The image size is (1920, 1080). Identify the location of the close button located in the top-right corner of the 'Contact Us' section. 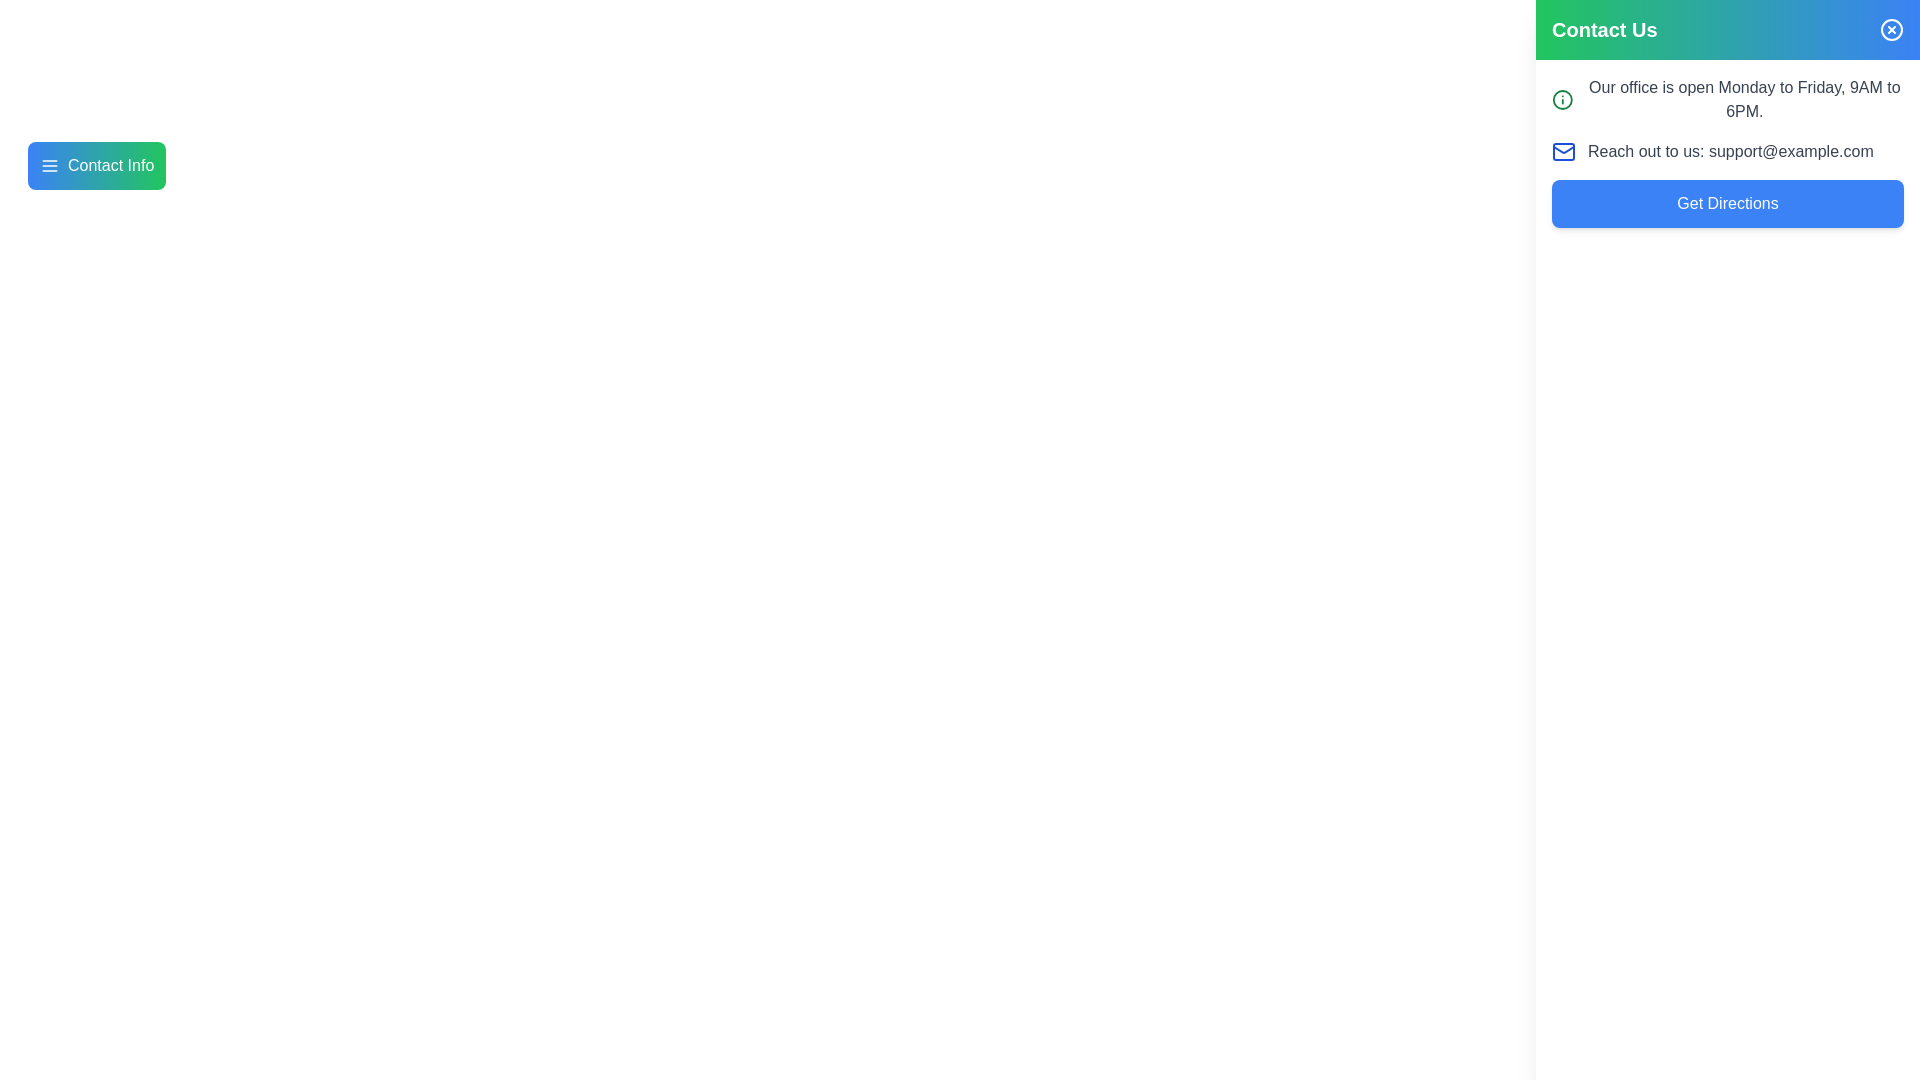
(1890, 30).